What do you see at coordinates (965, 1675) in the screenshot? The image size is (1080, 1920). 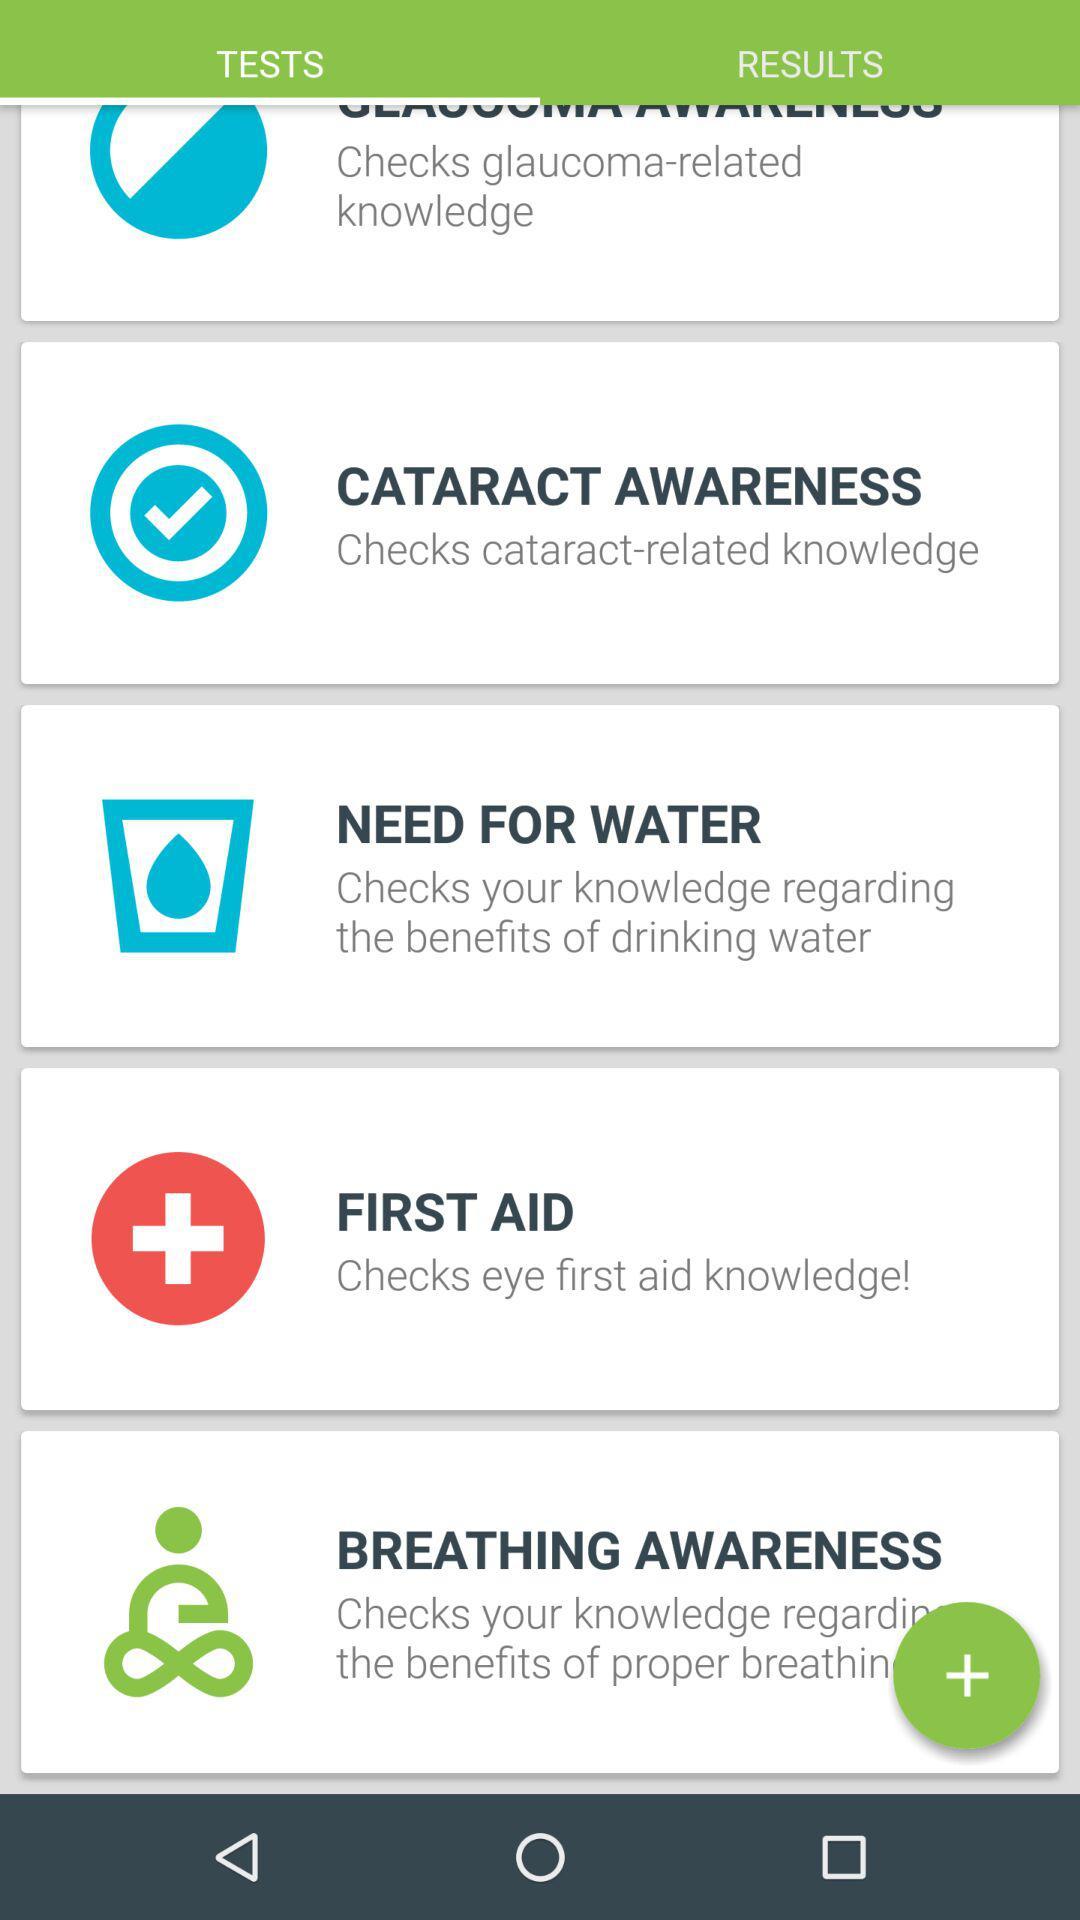 I see `the item below breathing awareness` at bounding box center [965, 1675].